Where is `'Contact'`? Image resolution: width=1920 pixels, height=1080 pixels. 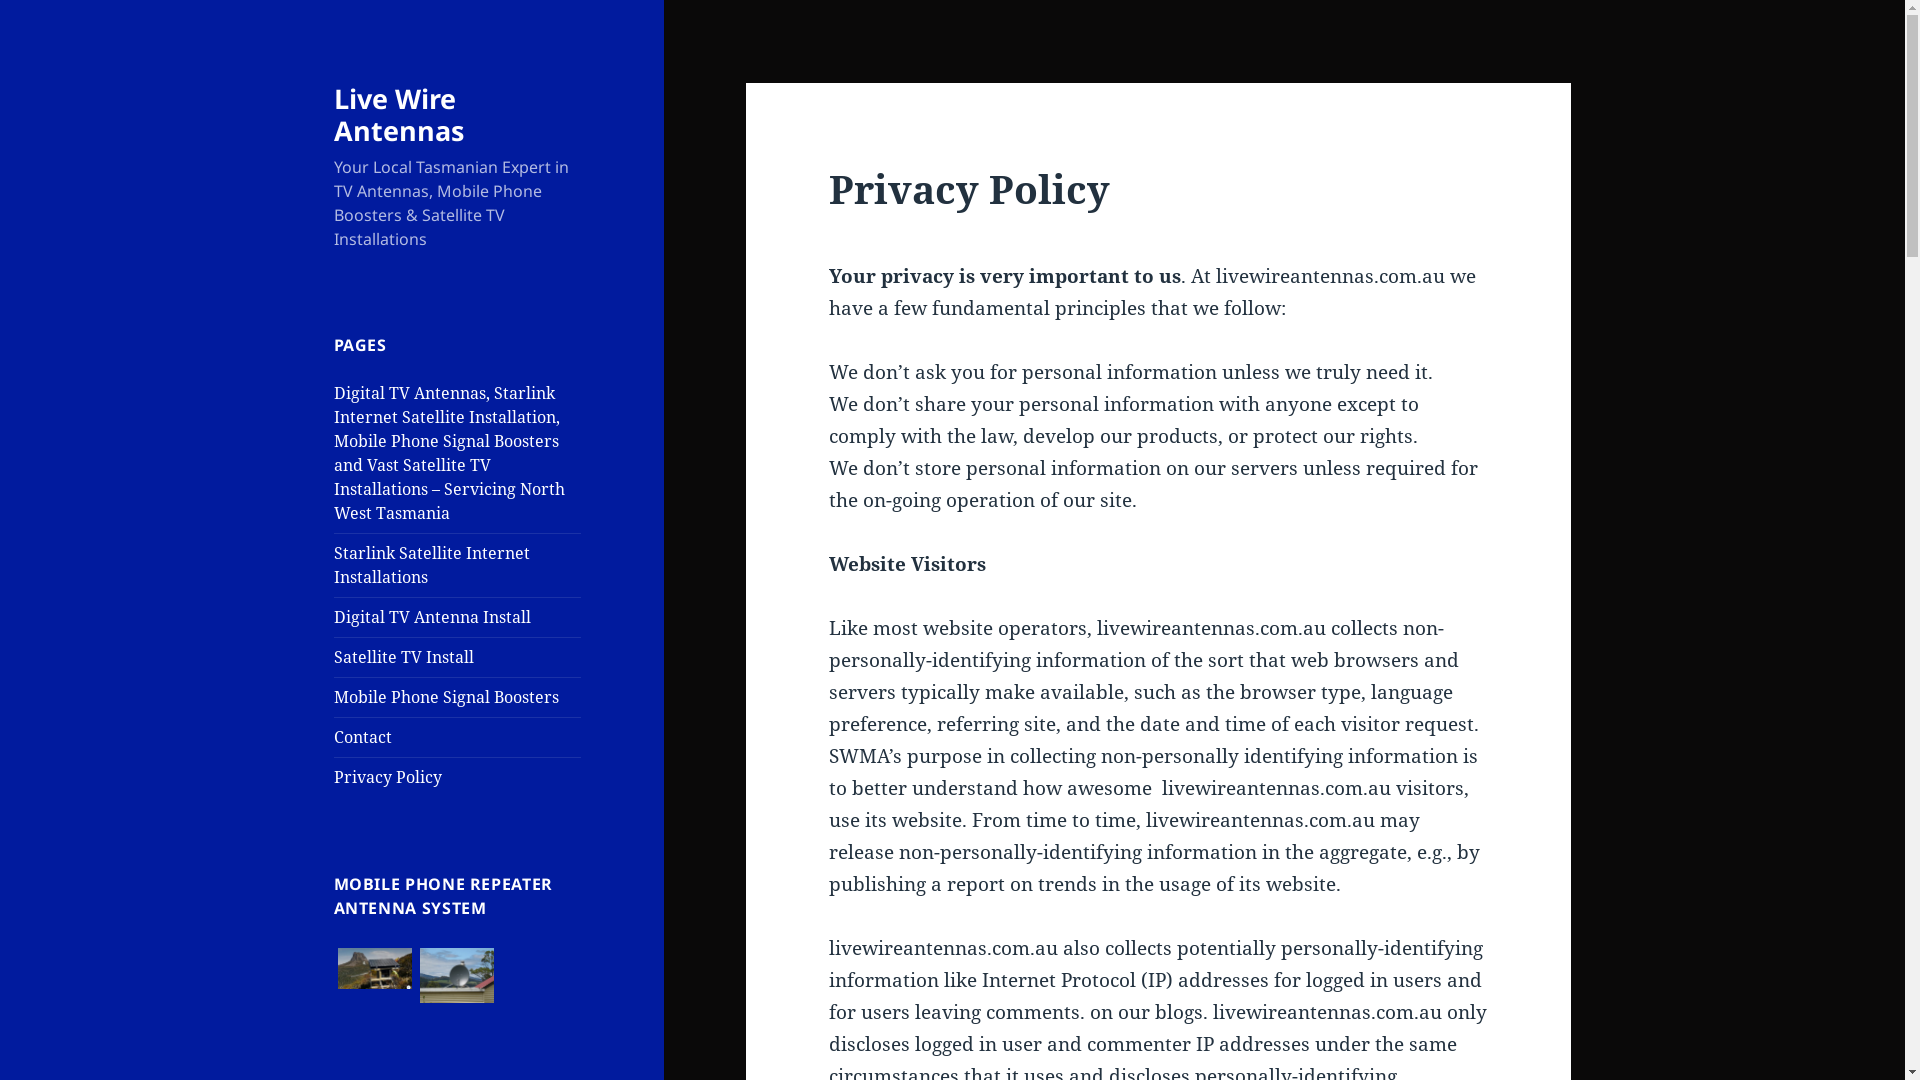 'Contact' is located at coordinates (363, 736).